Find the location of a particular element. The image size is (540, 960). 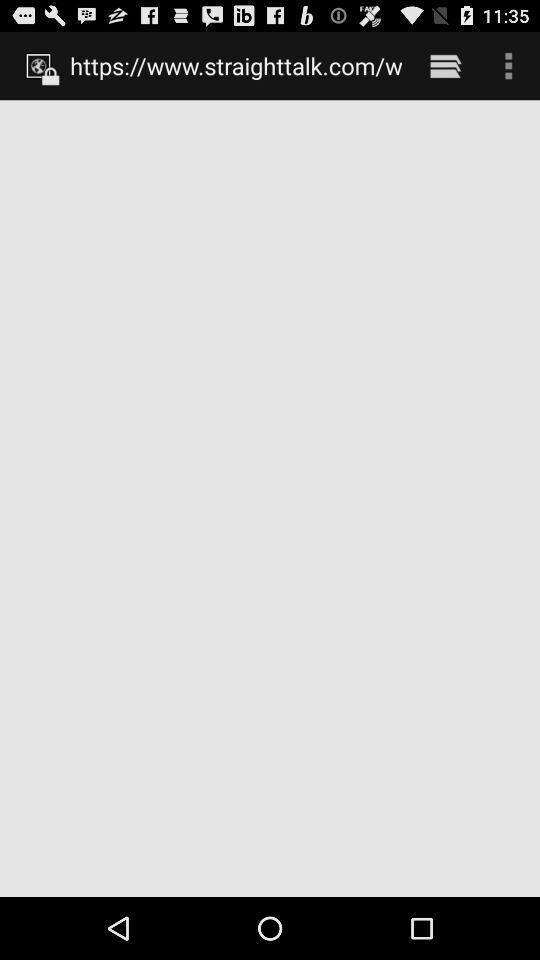

the https www straighttalk is located at coordinates (235, 65).